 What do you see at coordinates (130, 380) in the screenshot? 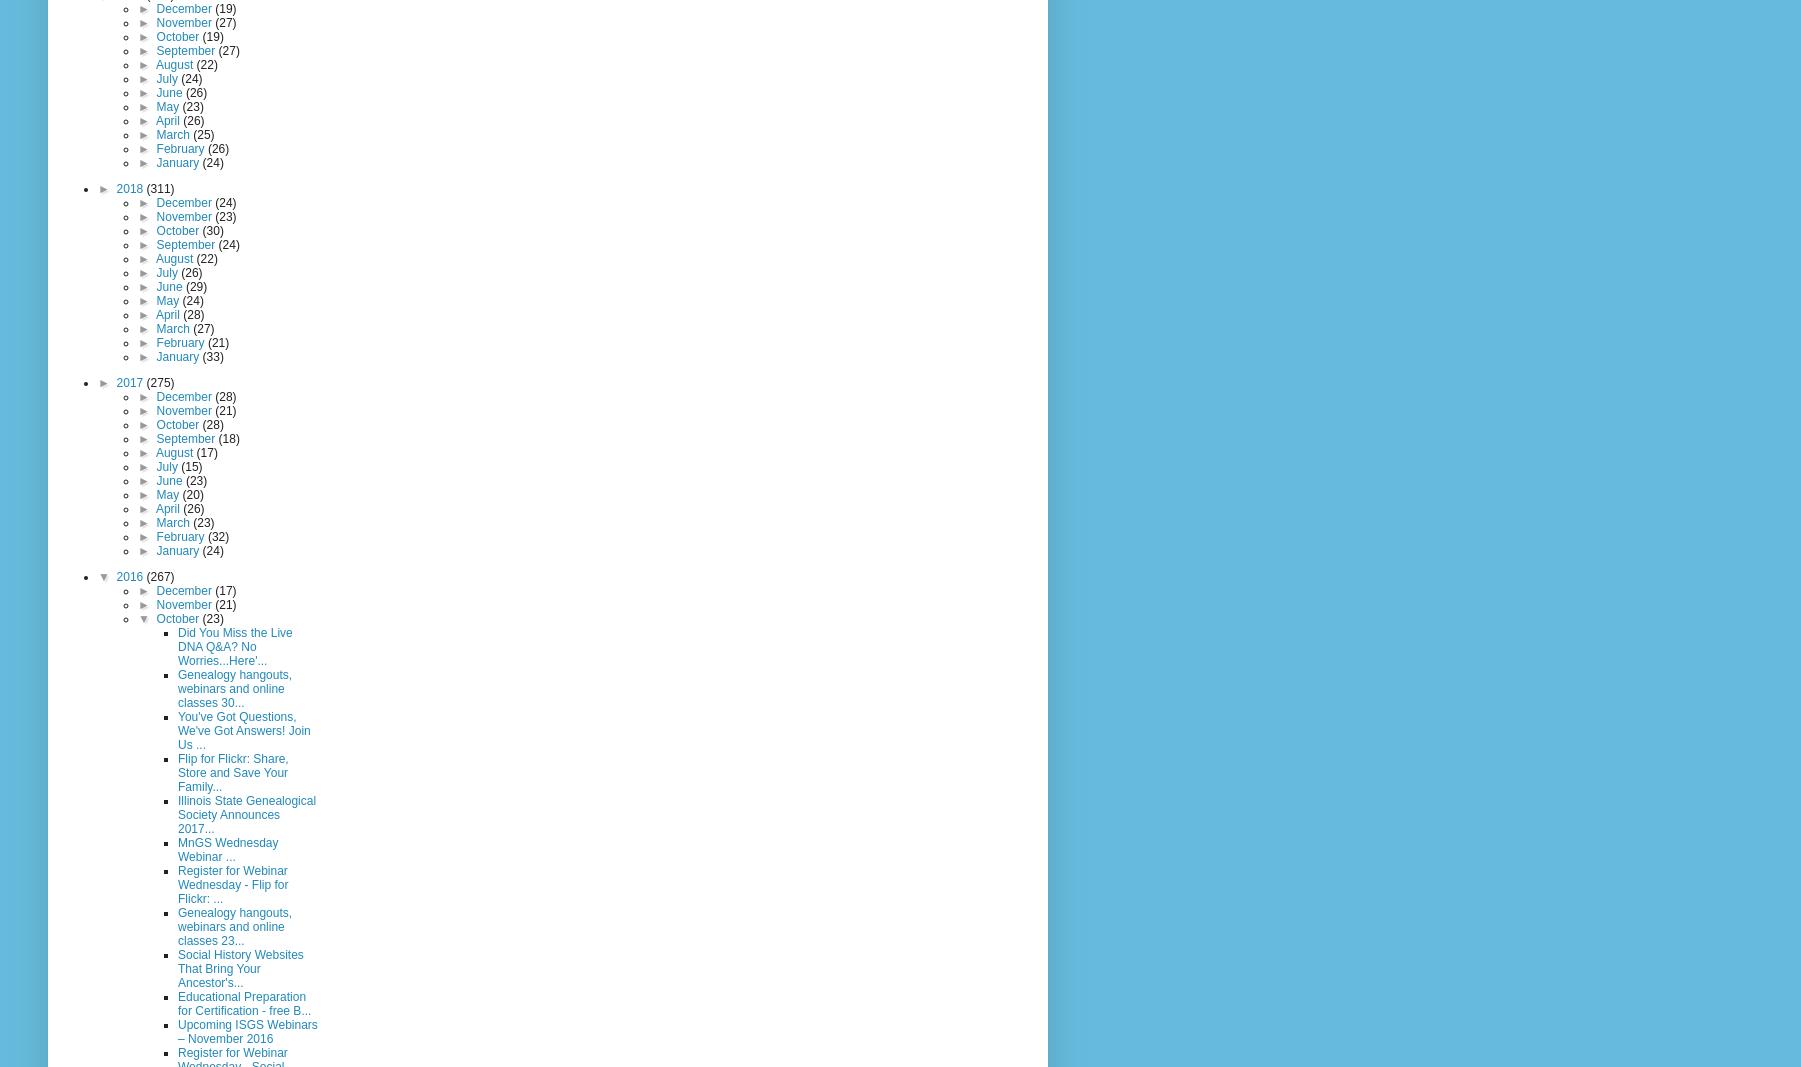
I see `'2017'` at bounding box center [130, 380].